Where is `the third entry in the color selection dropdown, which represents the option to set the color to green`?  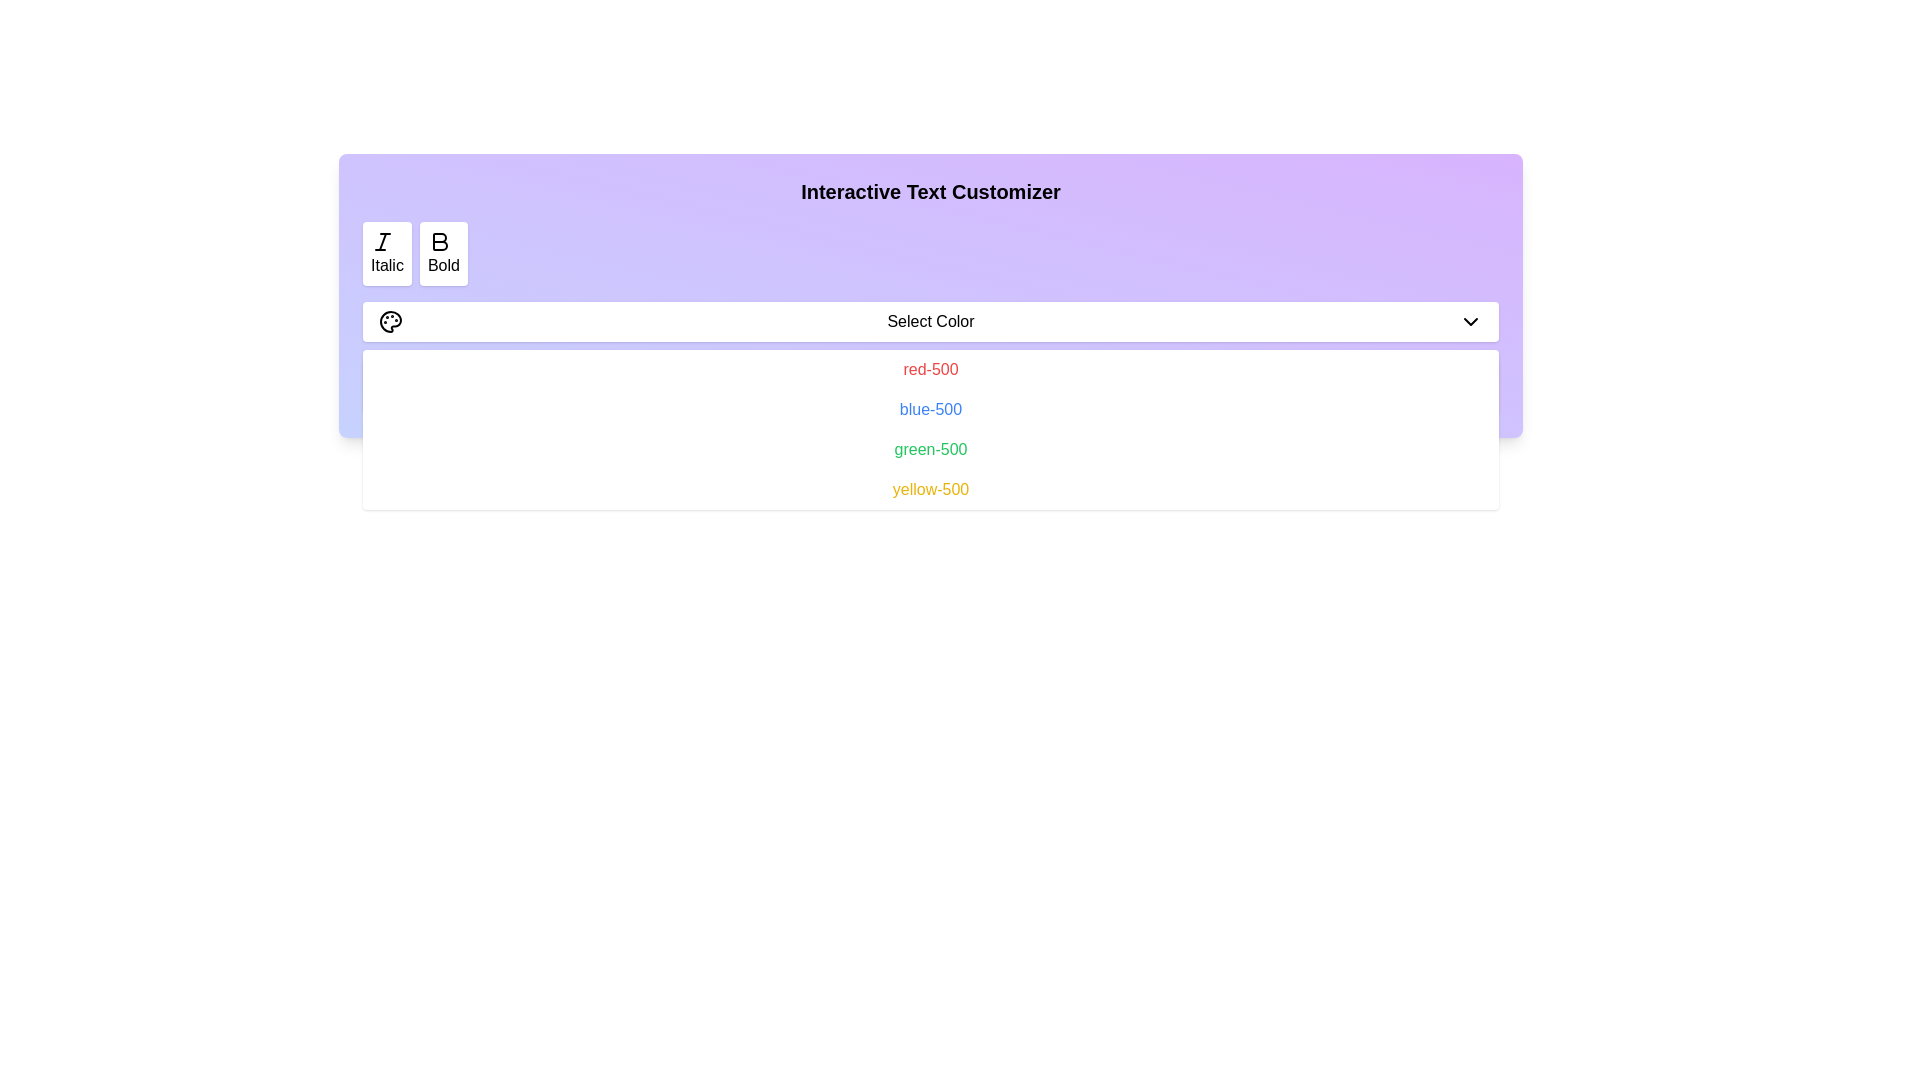
the third entry in the color selection dropdown, which represents the option to set the color to green is located at coordinates (930, 450).